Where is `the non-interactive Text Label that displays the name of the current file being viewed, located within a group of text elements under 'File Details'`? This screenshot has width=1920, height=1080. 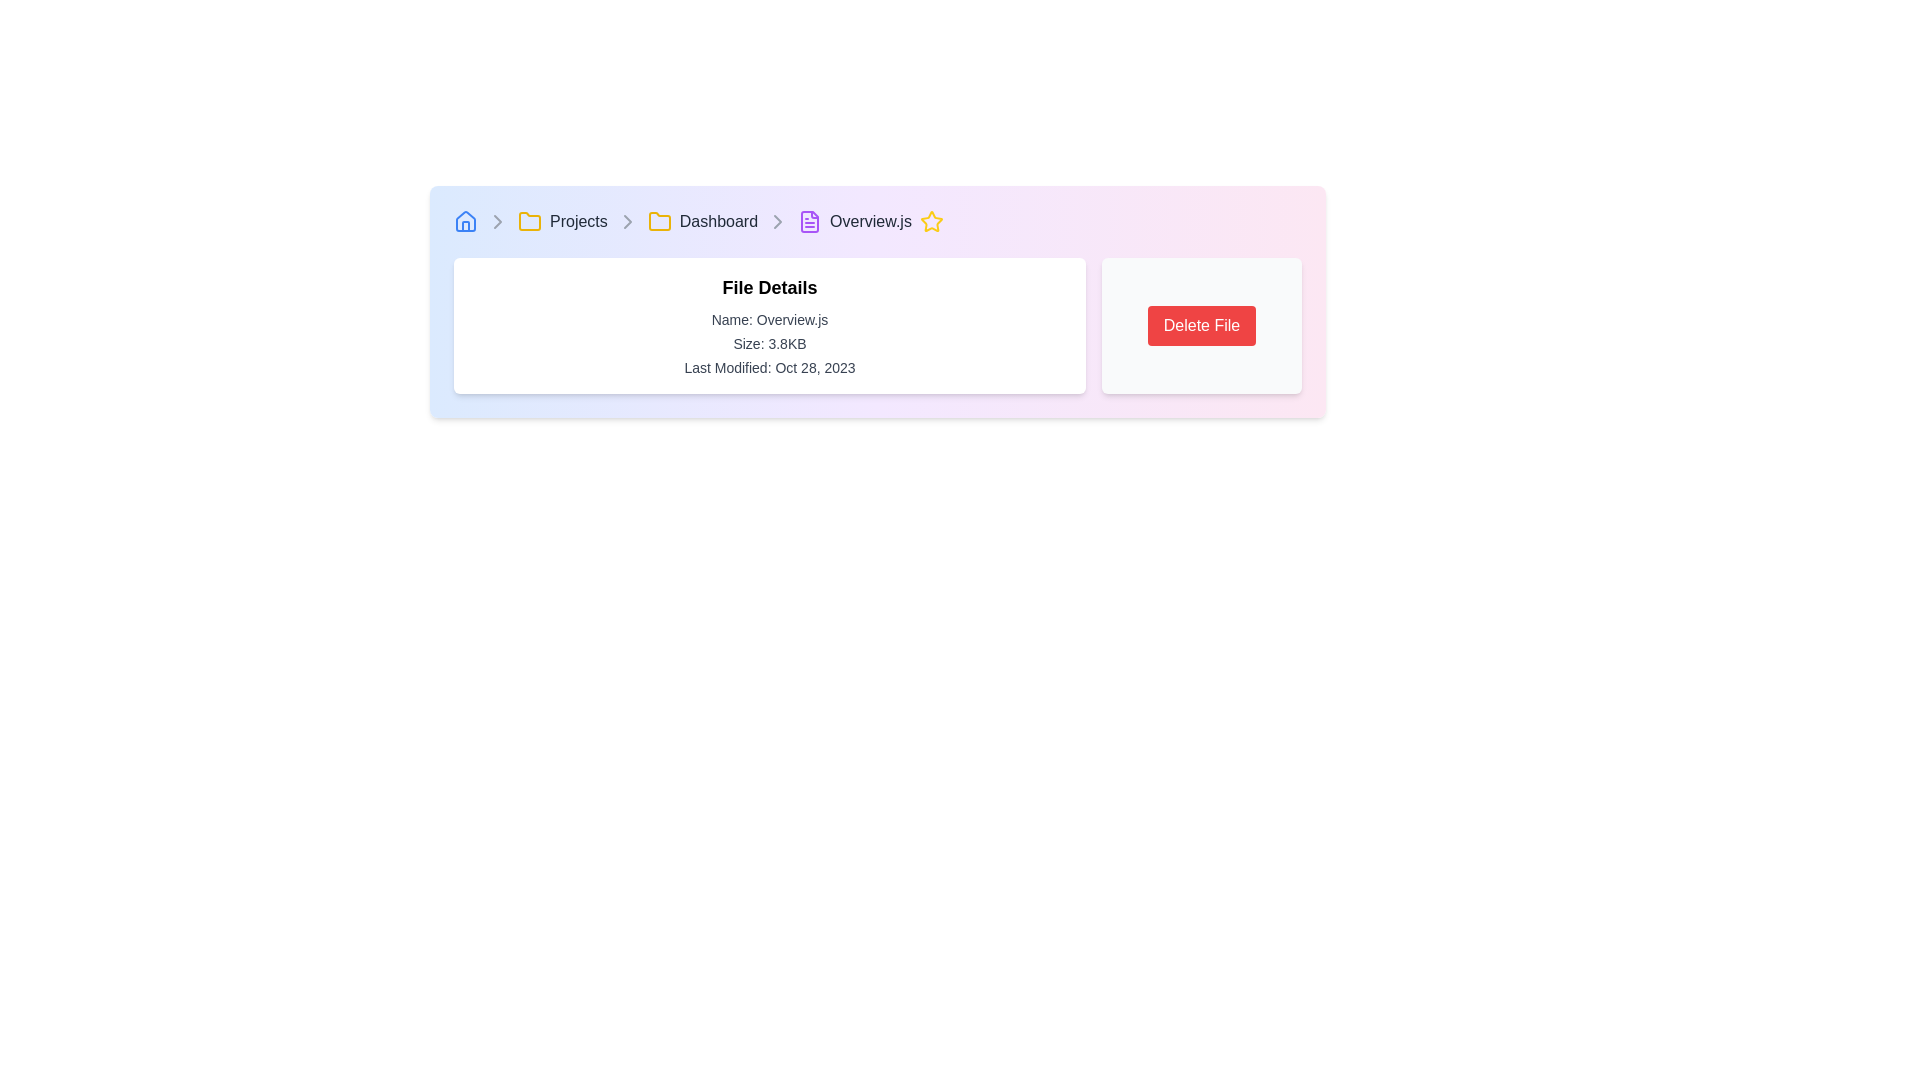
the non-interactive Text Label that displays the name of the current file being viewed, located within a group of text elements under 'File Details' is located at coordinates (768, 319).